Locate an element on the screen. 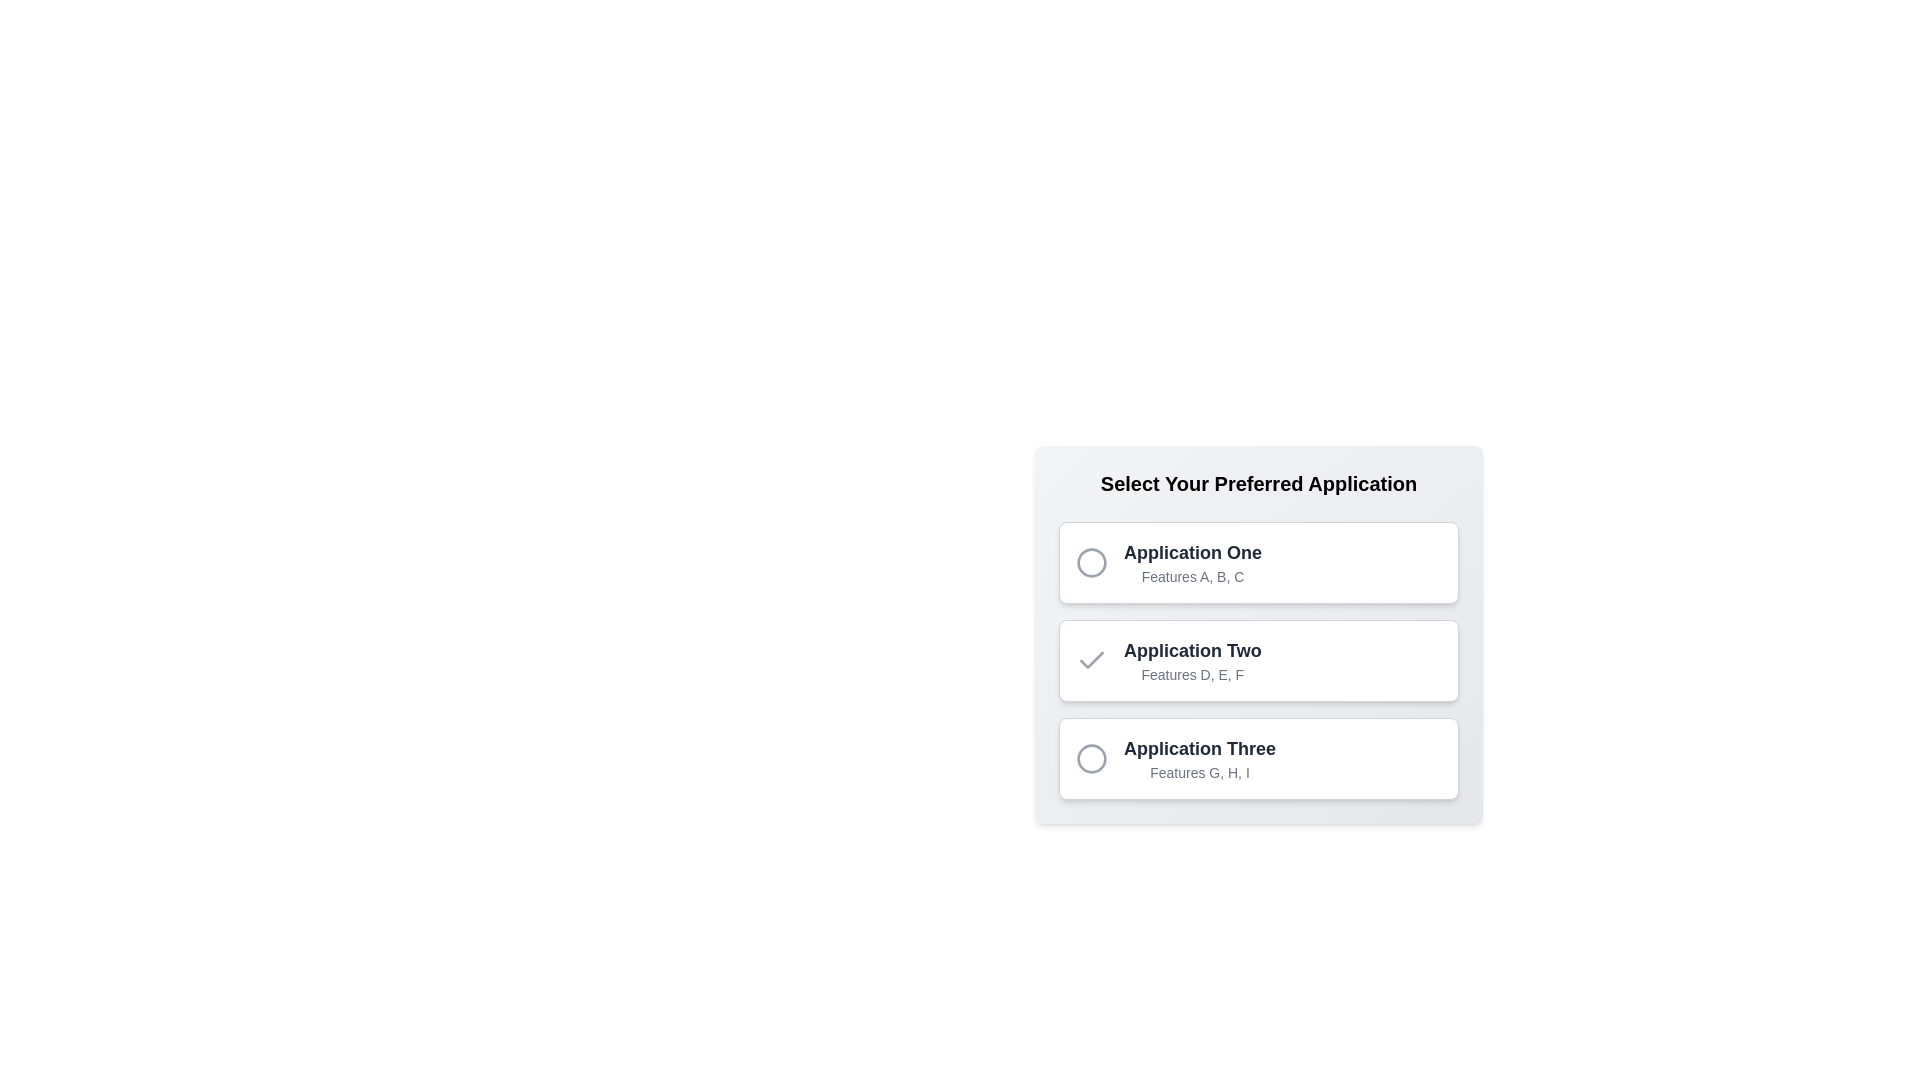  text label providing additional descriptive information about 'Application One', which is located immediately below the main title 'Application One' is located at coordinates (1193, 577).